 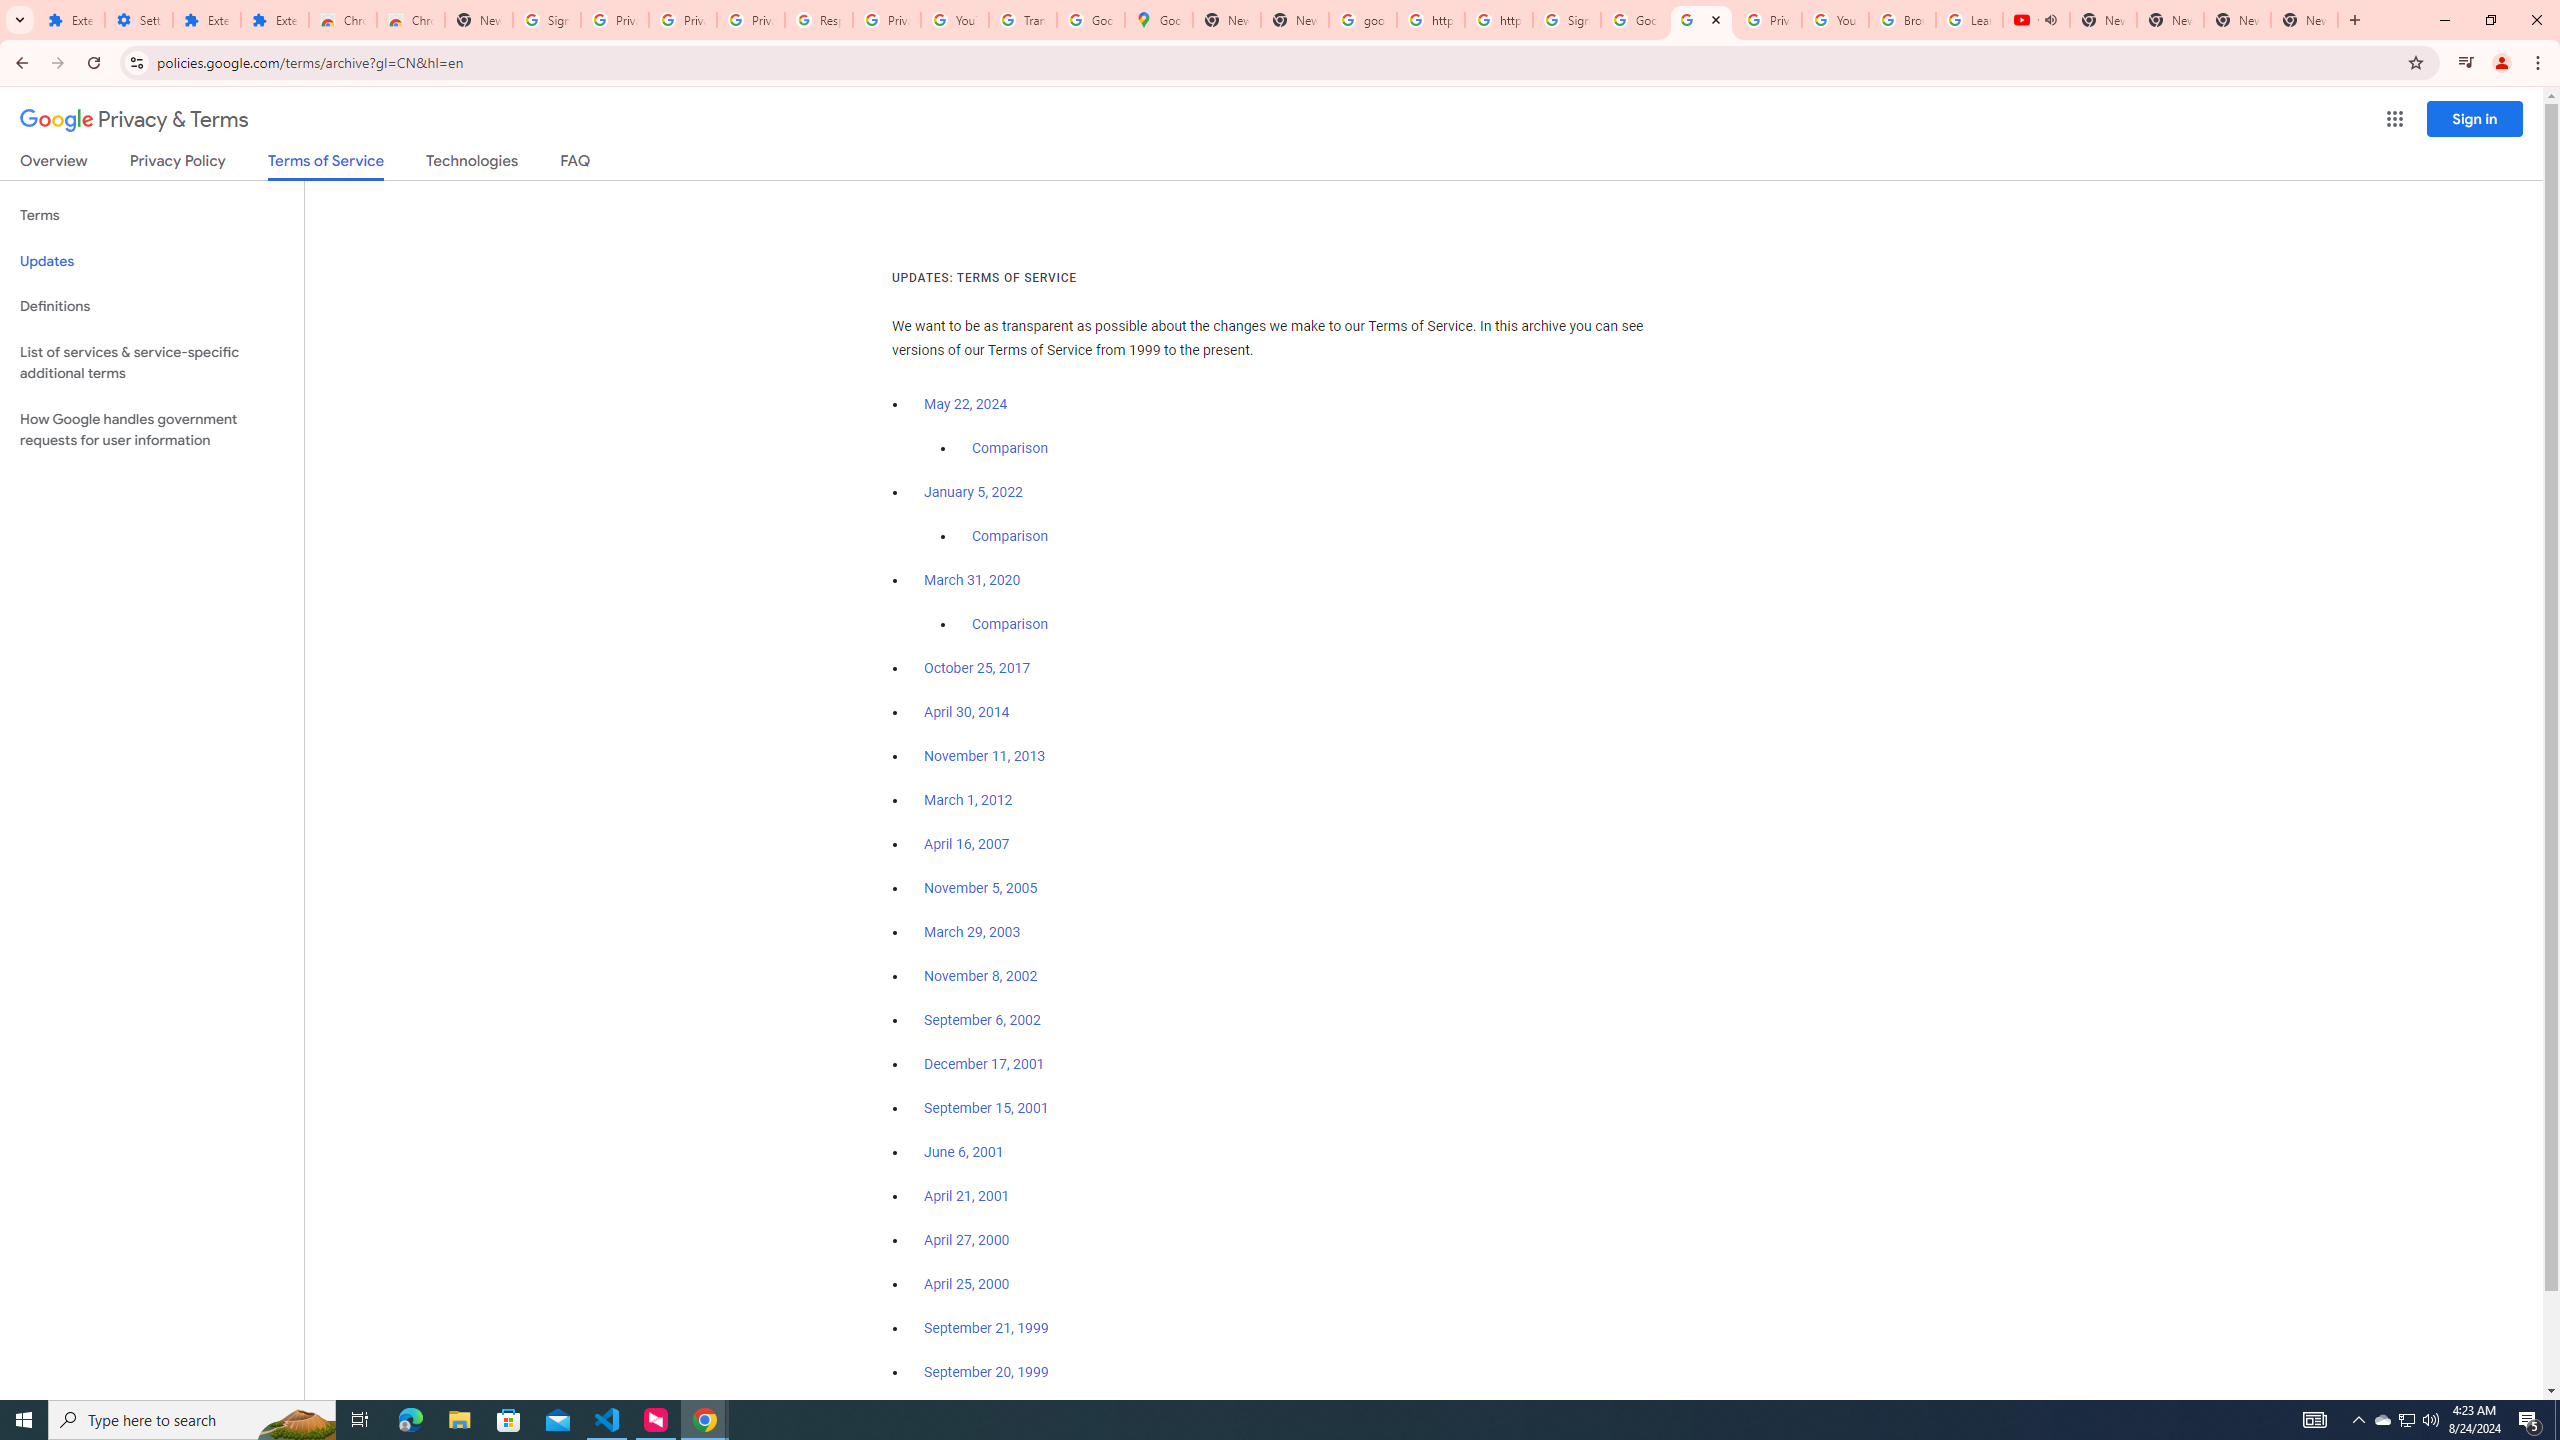 I want to click on 'November 5, 2005', so click(x=979, y=888).